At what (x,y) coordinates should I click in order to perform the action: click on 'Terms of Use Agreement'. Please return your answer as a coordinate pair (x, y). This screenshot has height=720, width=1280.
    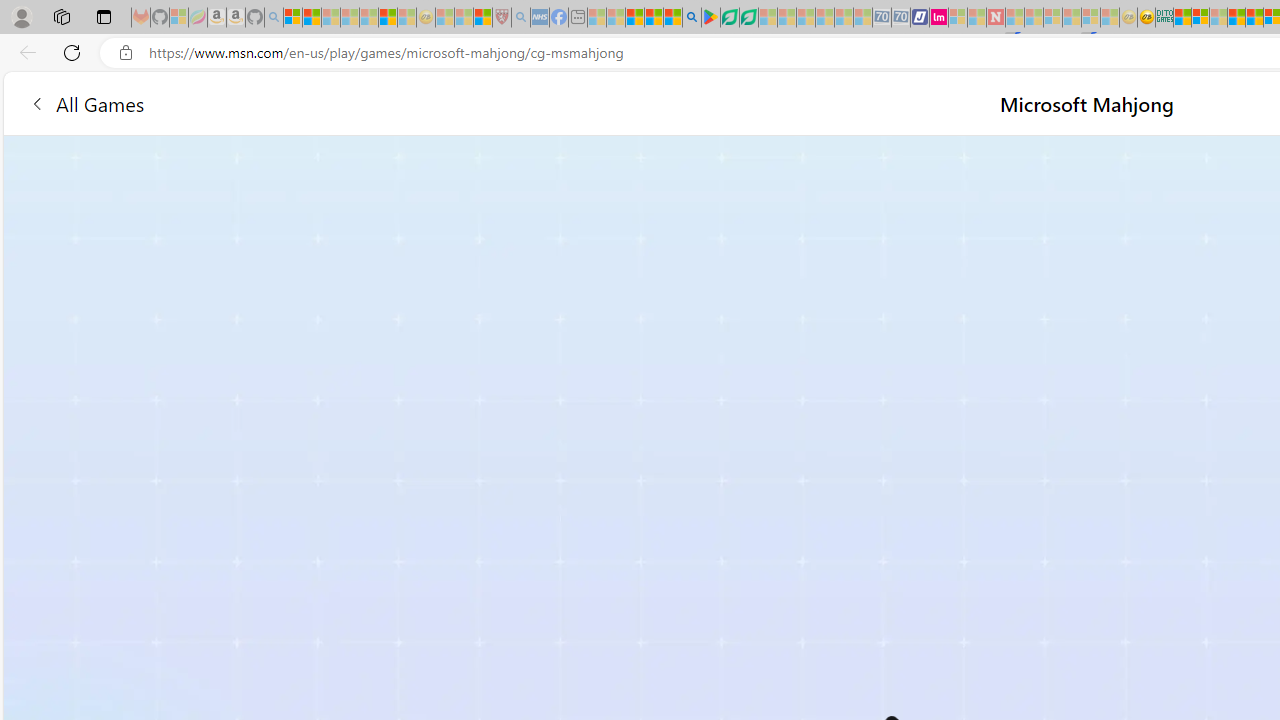
    Looking at the image, I should click on (728, 17).